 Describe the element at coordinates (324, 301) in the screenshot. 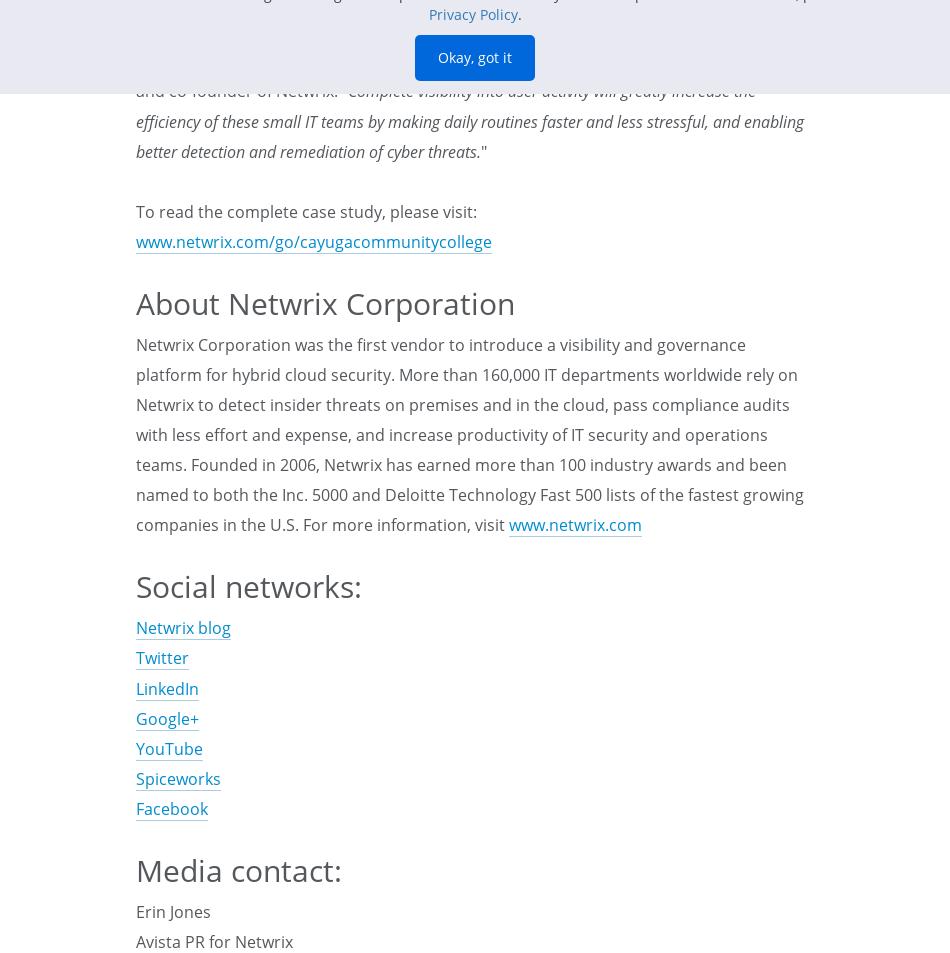

I see `'About Netwrix Corporation'` at that location.